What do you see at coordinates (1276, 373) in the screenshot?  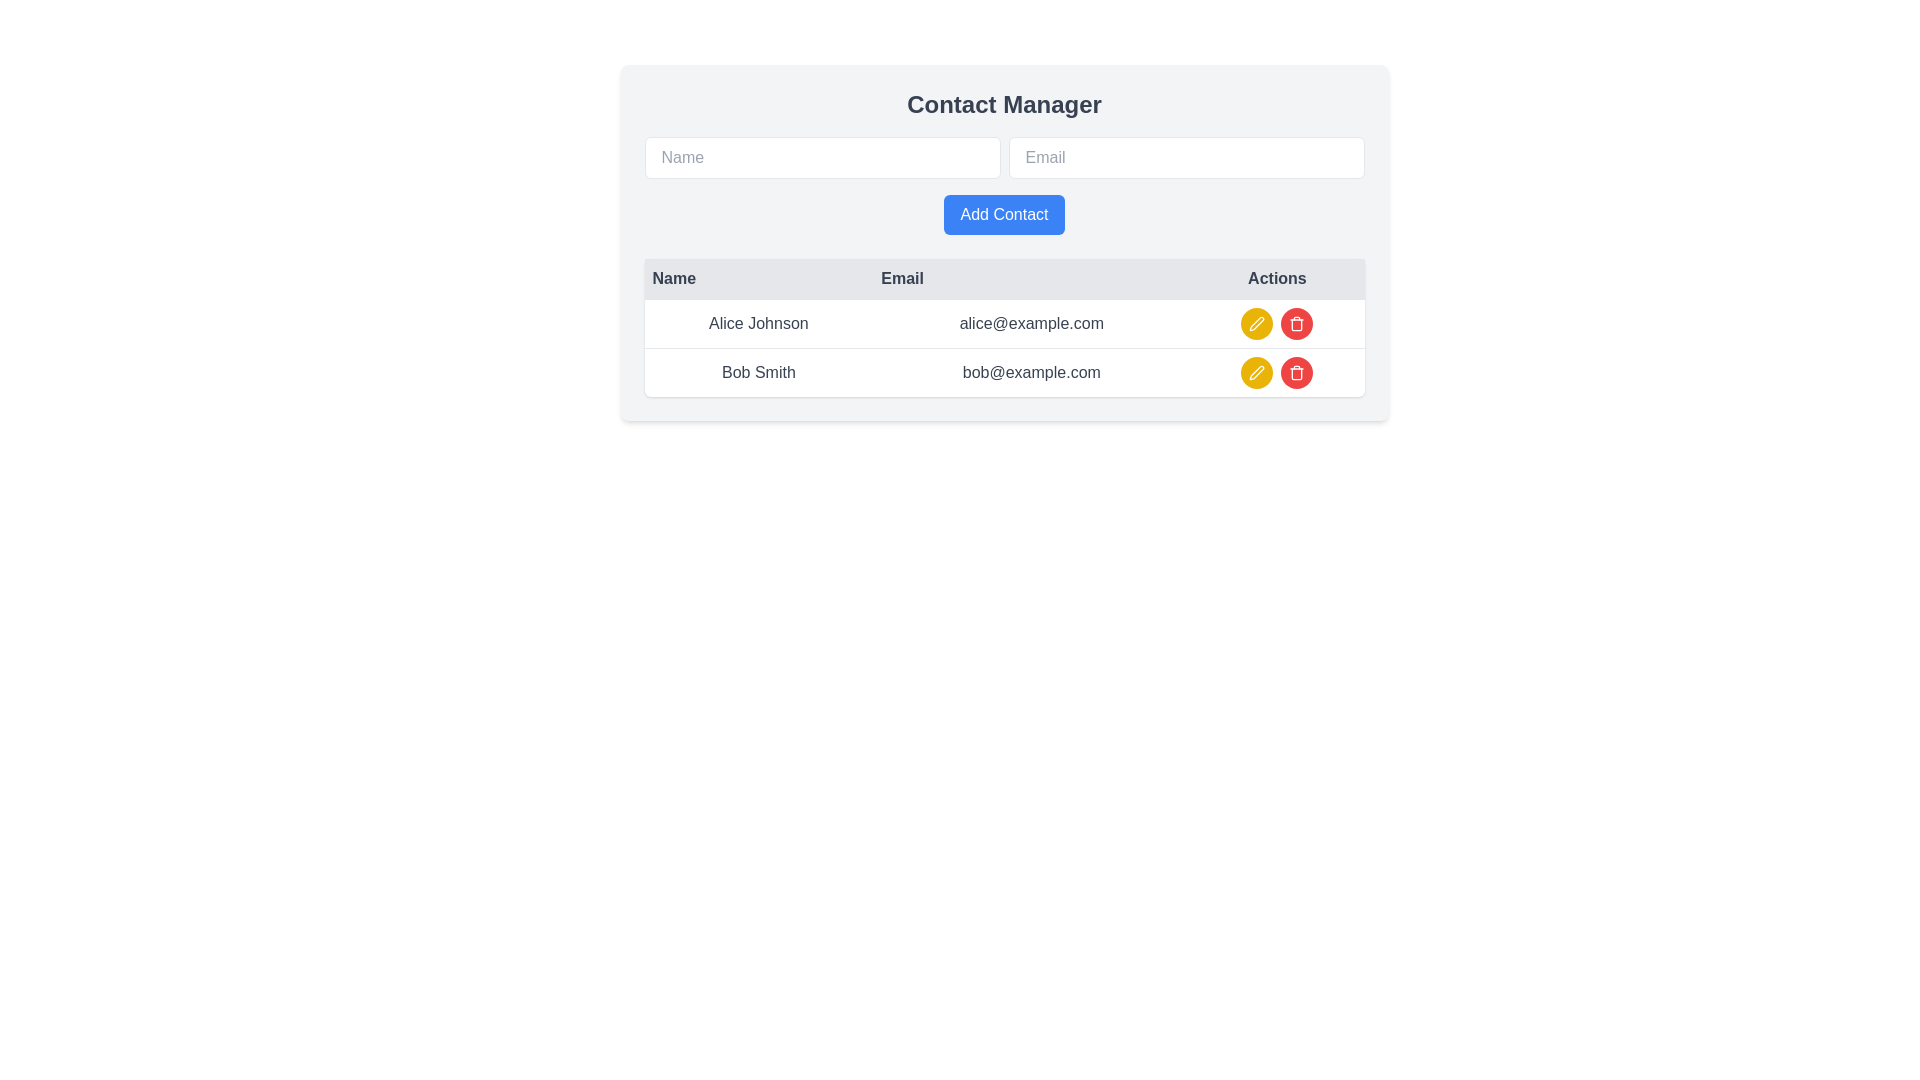 I see `the edit button with a yellow background and pen icon in the horizontal option group of the 'Actions' column for the contact 'Bob Smith'` at bounding box center [1276, 373].